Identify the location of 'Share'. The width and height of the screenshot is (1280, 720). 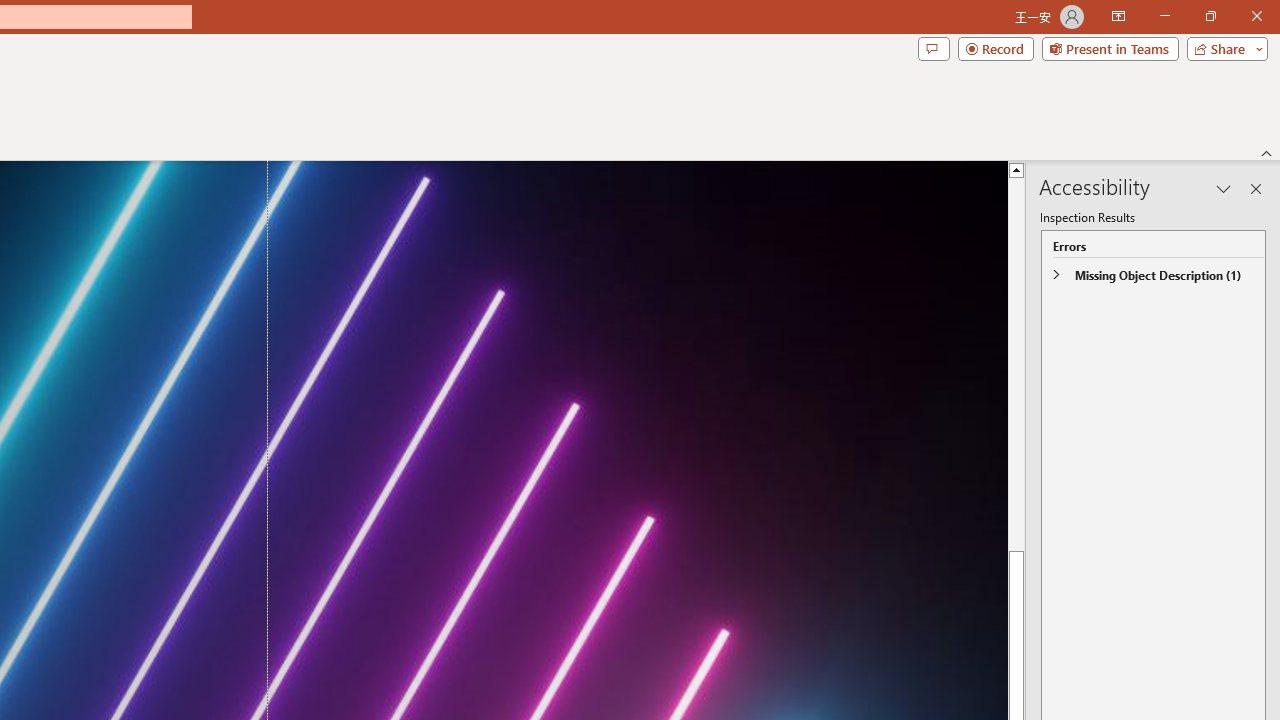
(1222, 47).